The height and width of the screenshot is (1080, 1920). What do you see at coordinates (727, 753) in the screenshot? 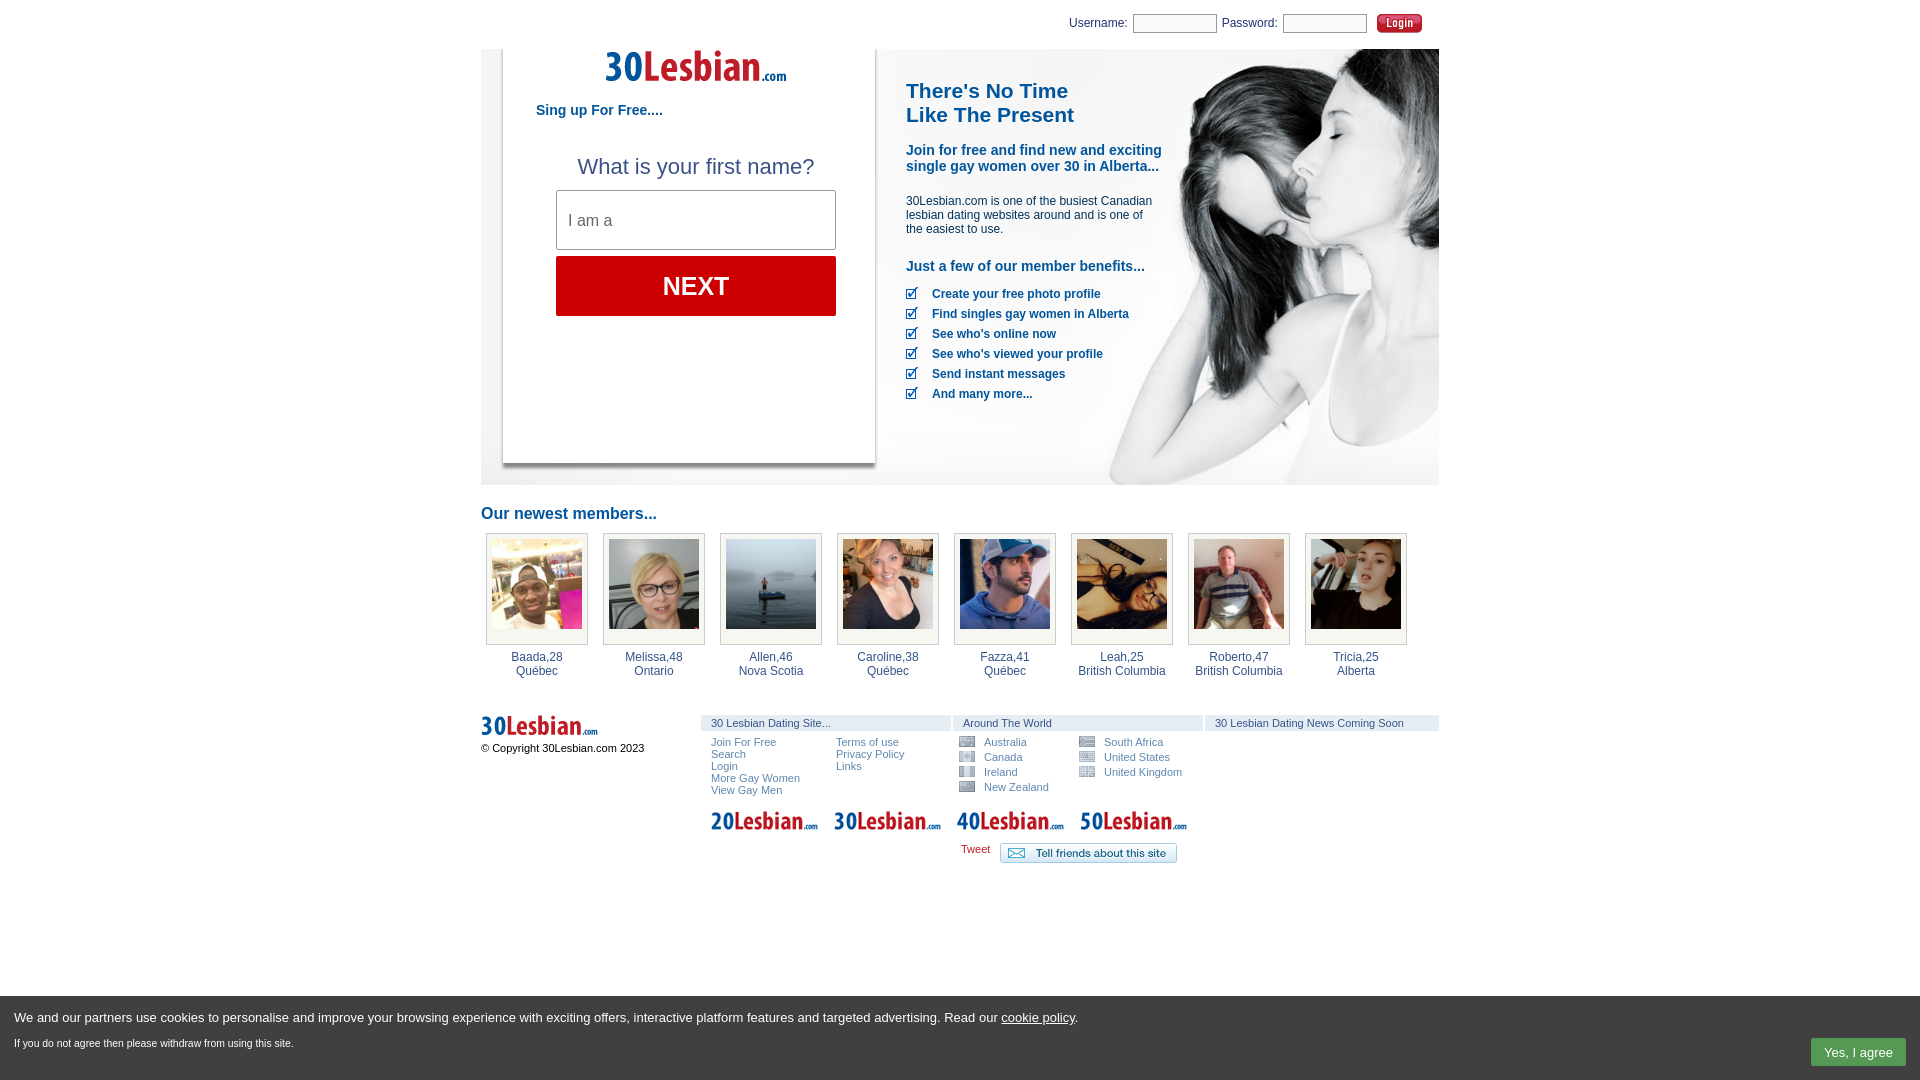
I see `'Search'` at bounding box center [727, 753].